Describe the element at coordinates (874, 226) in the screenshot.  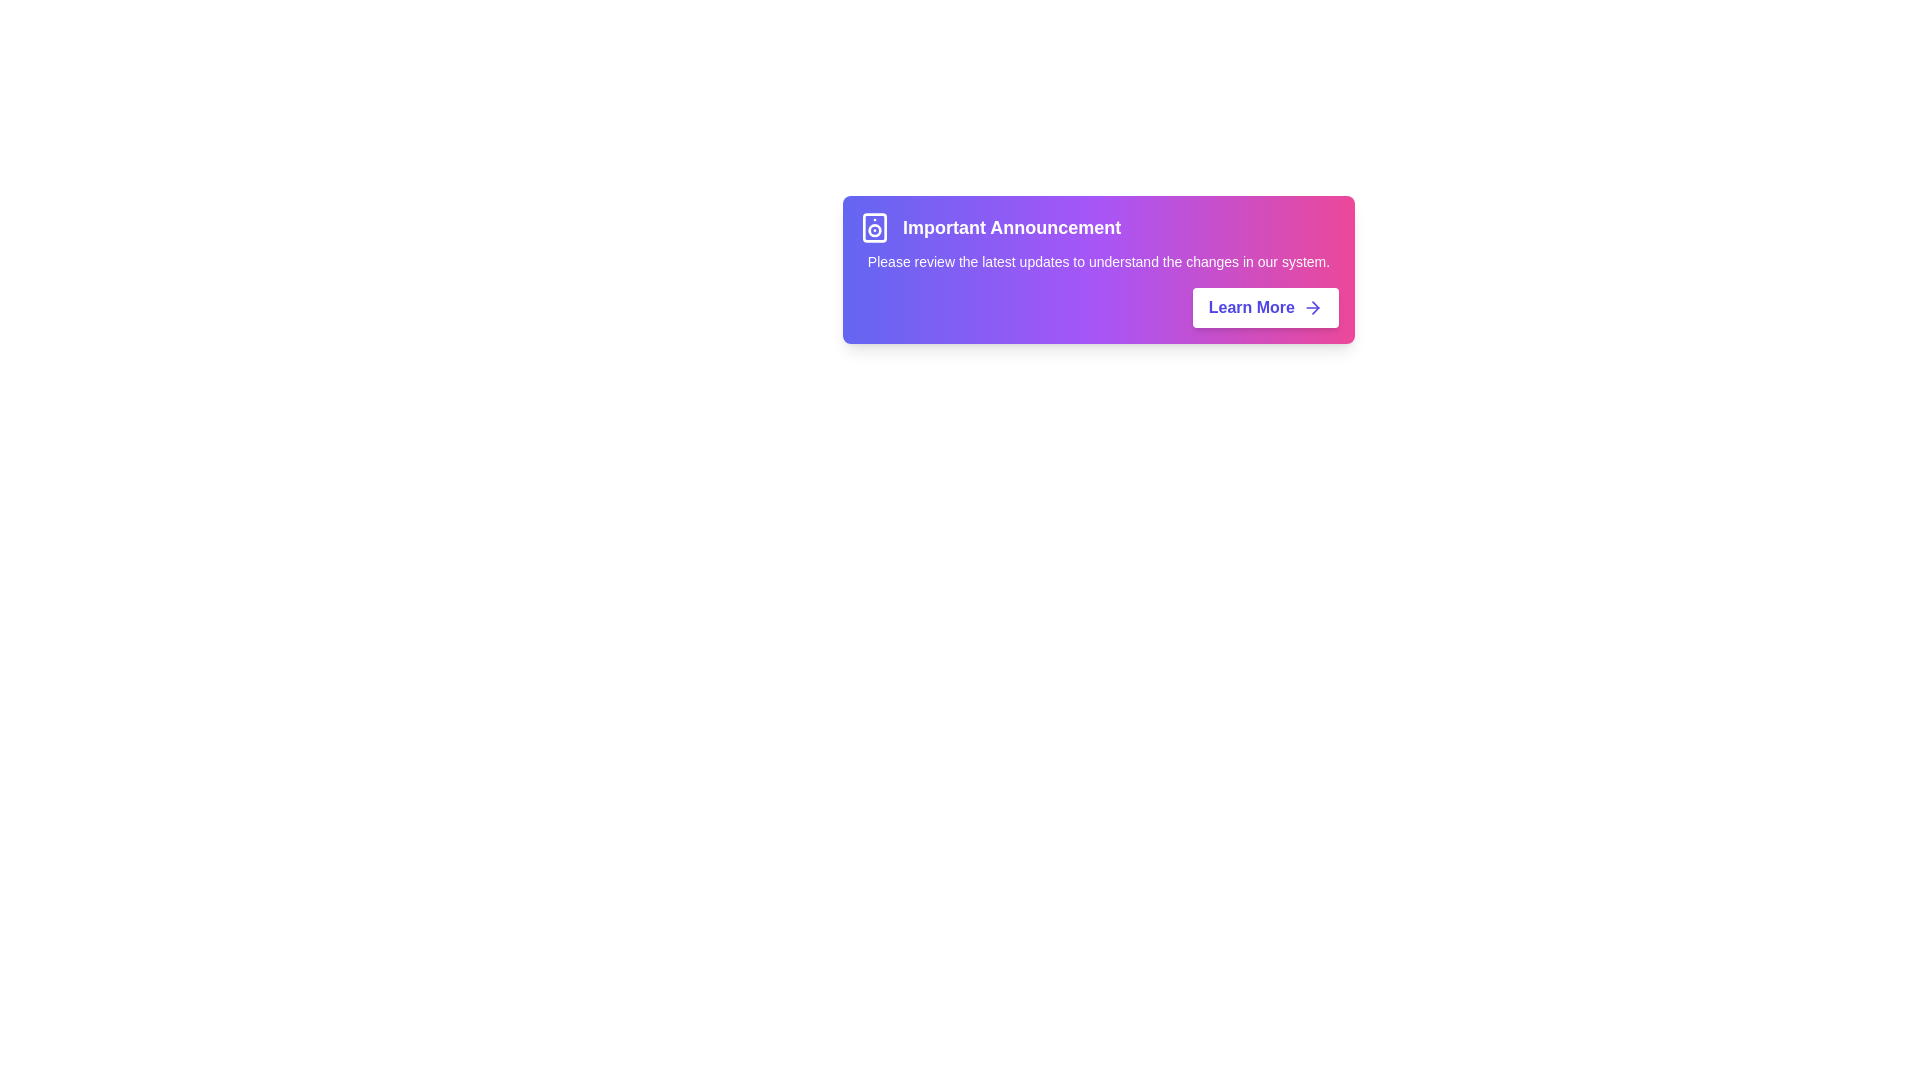
I see `the 'Speaker' icon` at that location.